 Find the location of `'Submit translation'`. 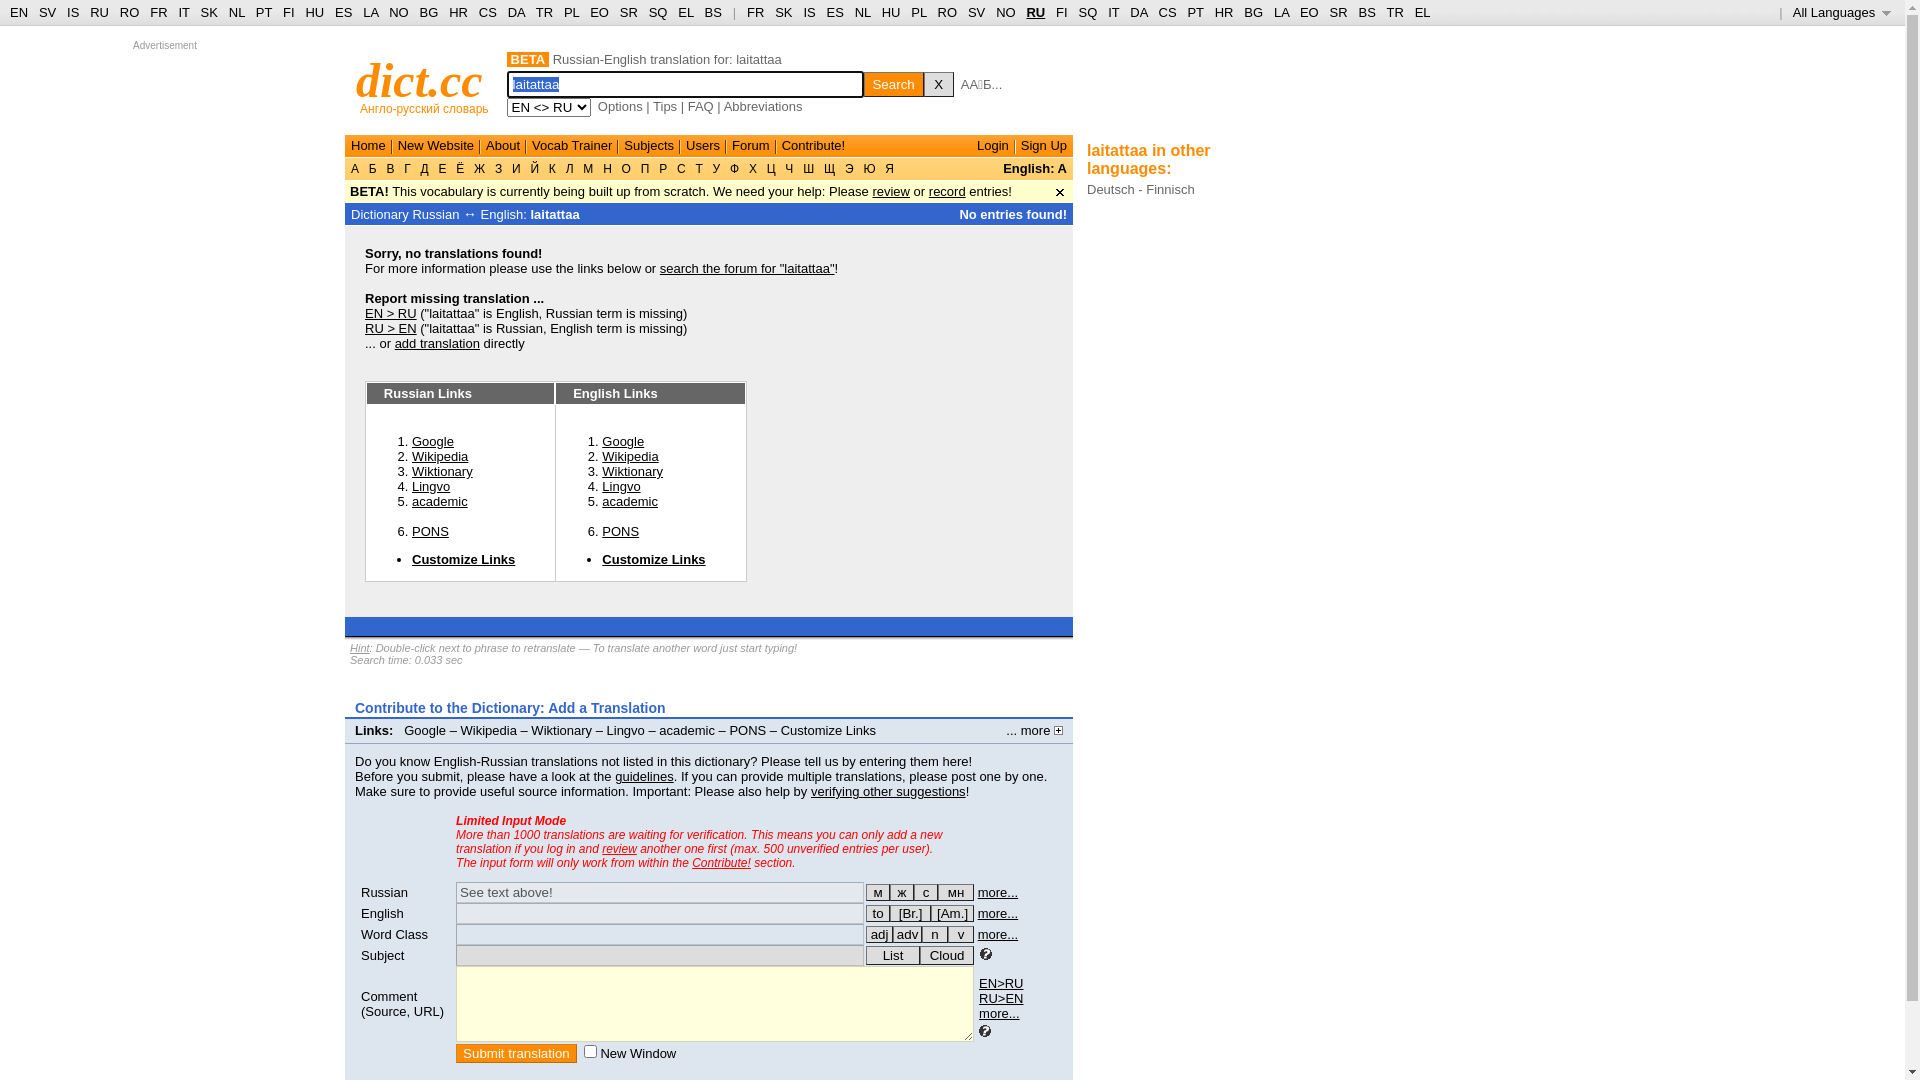

'Submit translation' is located at coordinates (516, 1052).